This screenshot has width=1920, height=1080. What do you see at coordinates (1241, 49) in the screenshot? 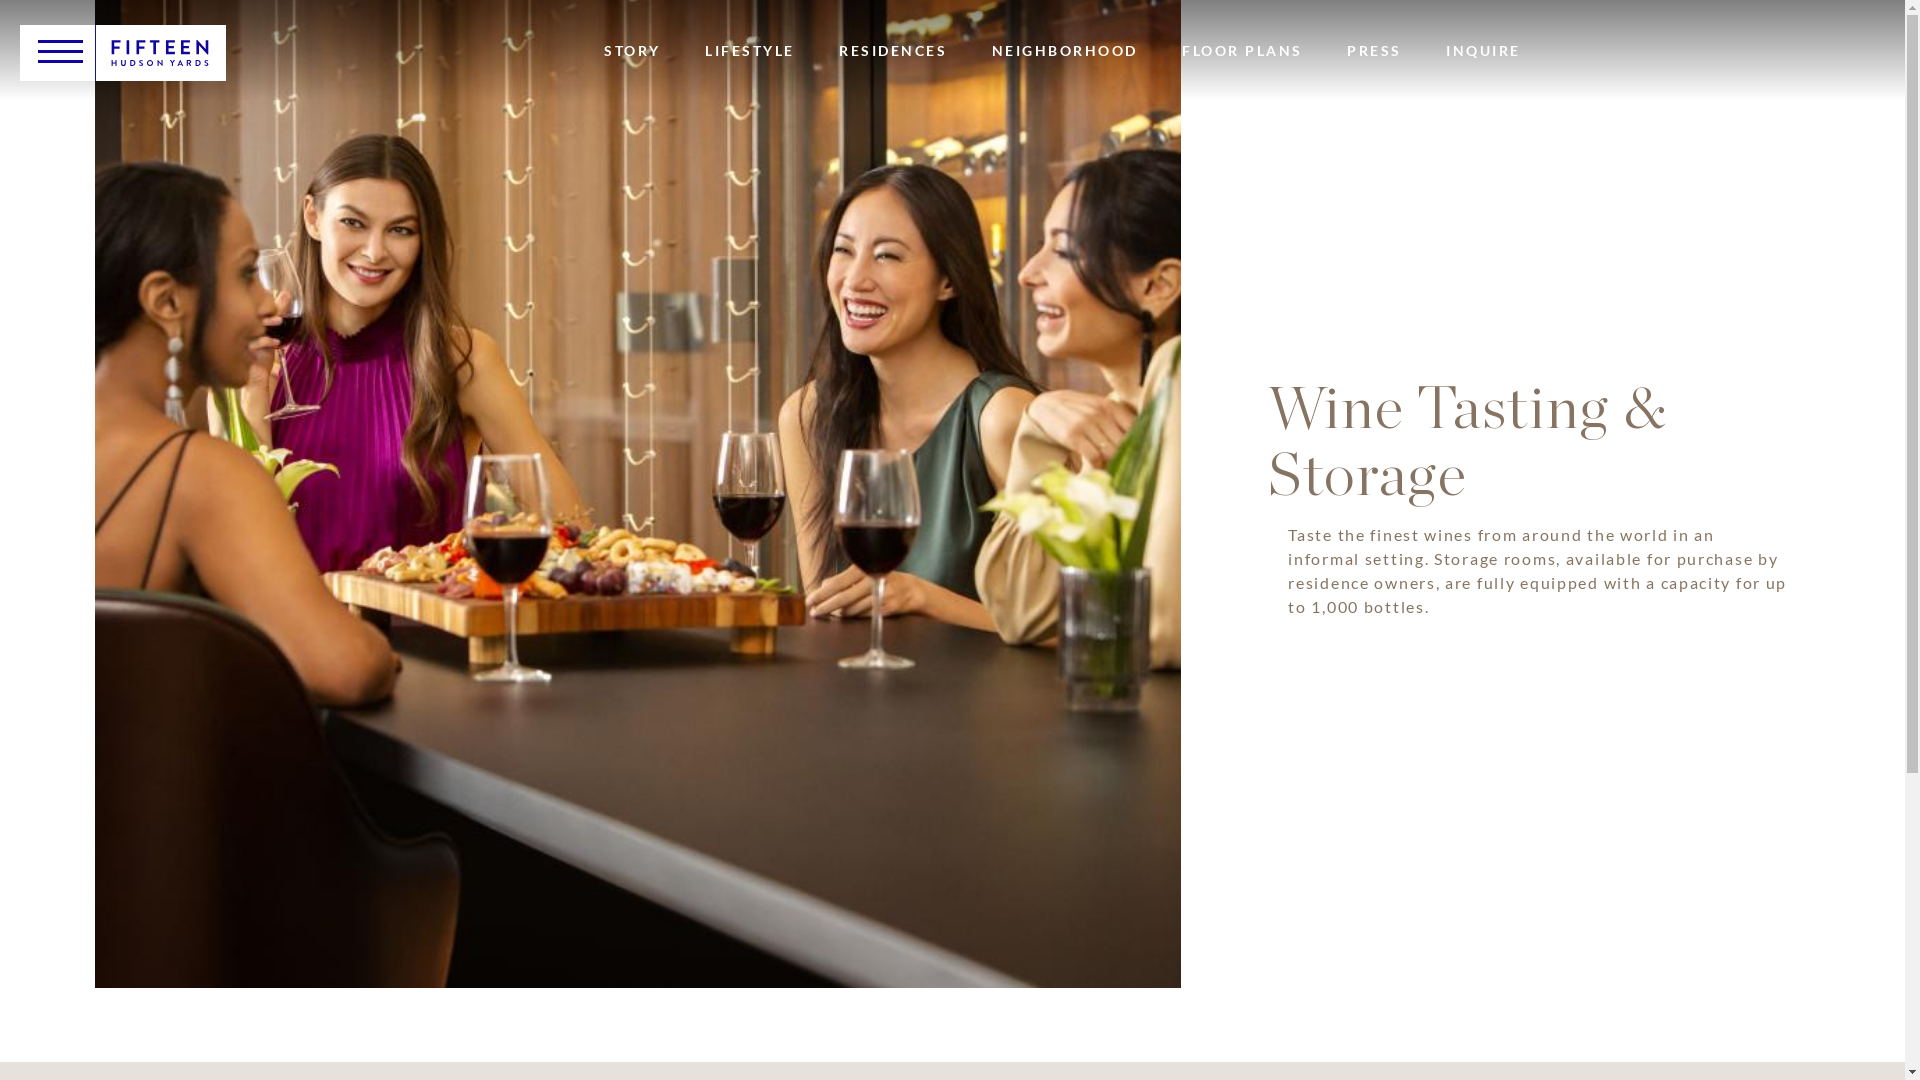
I see `'FLOOR PLANS'` at bounding box center [1241, 49].